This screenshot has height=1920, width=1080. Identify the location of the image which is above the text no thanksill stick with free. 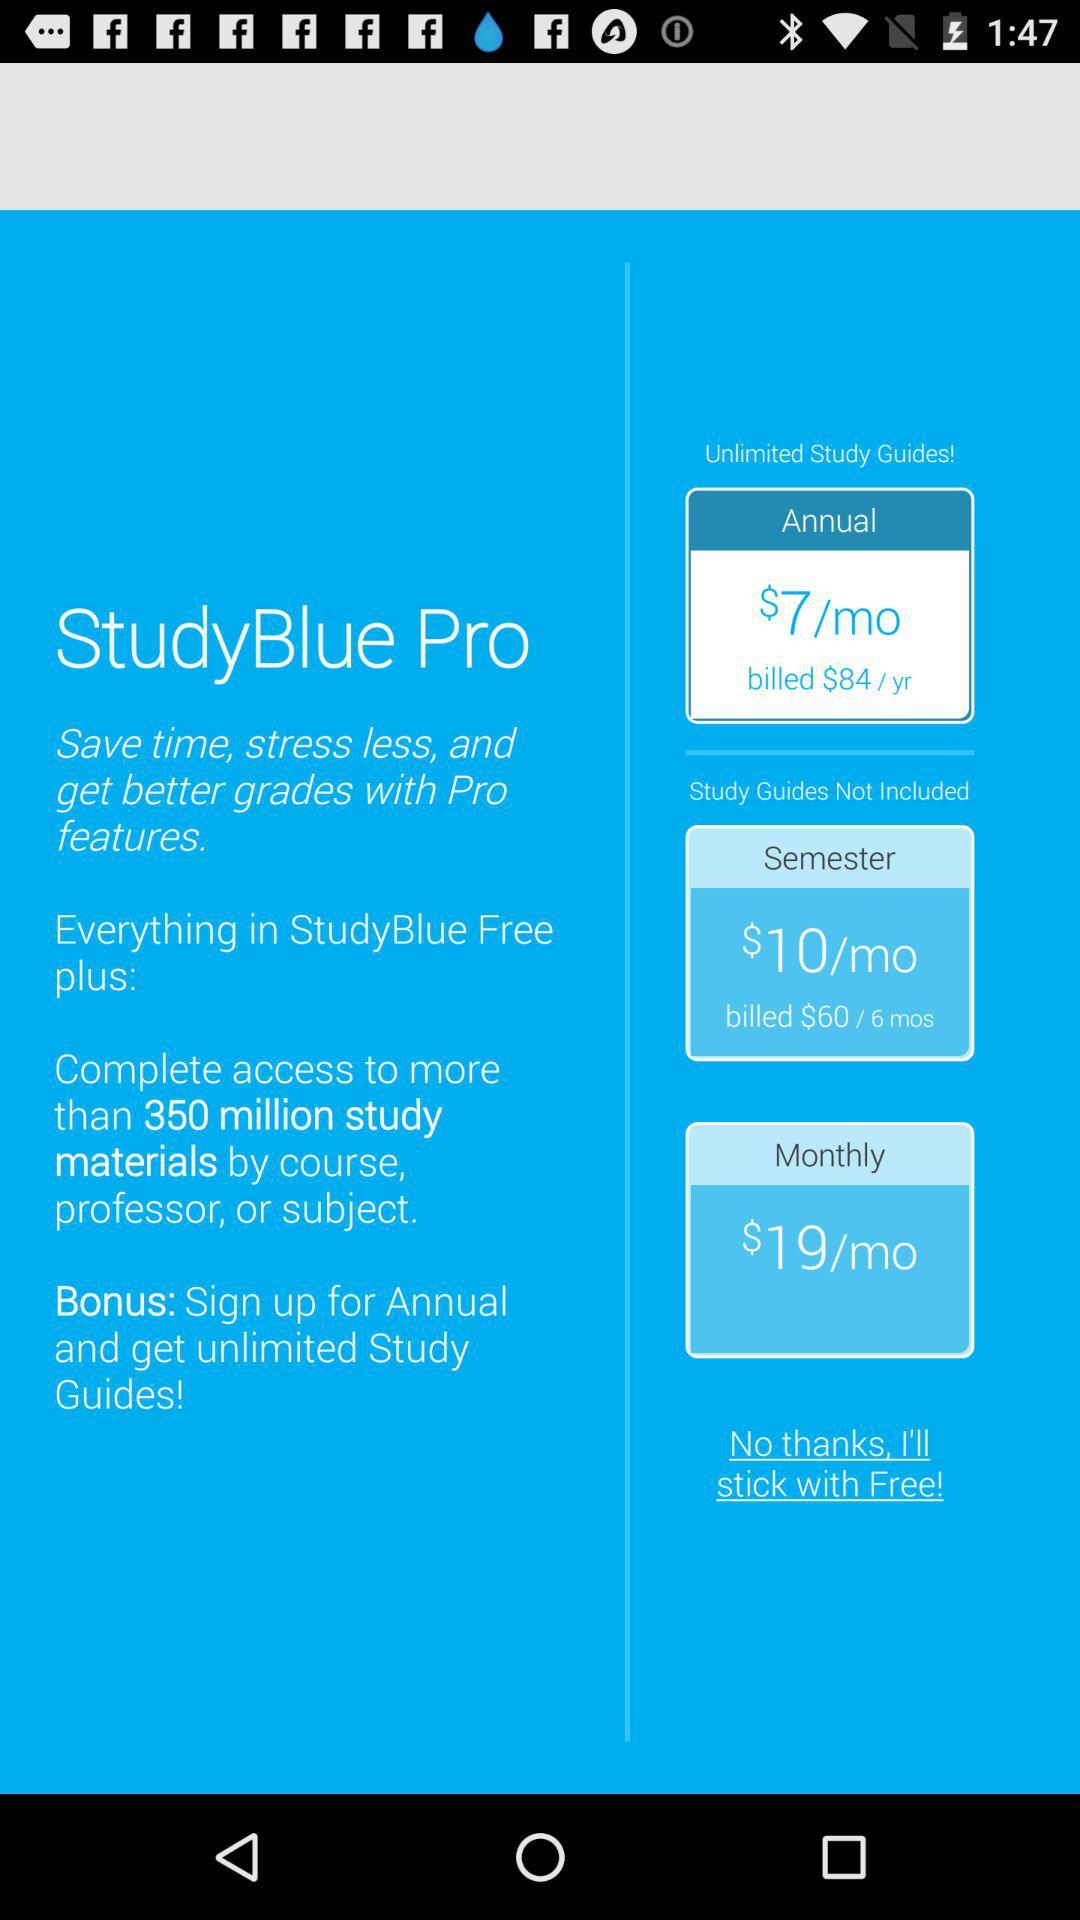
(829, 1238).